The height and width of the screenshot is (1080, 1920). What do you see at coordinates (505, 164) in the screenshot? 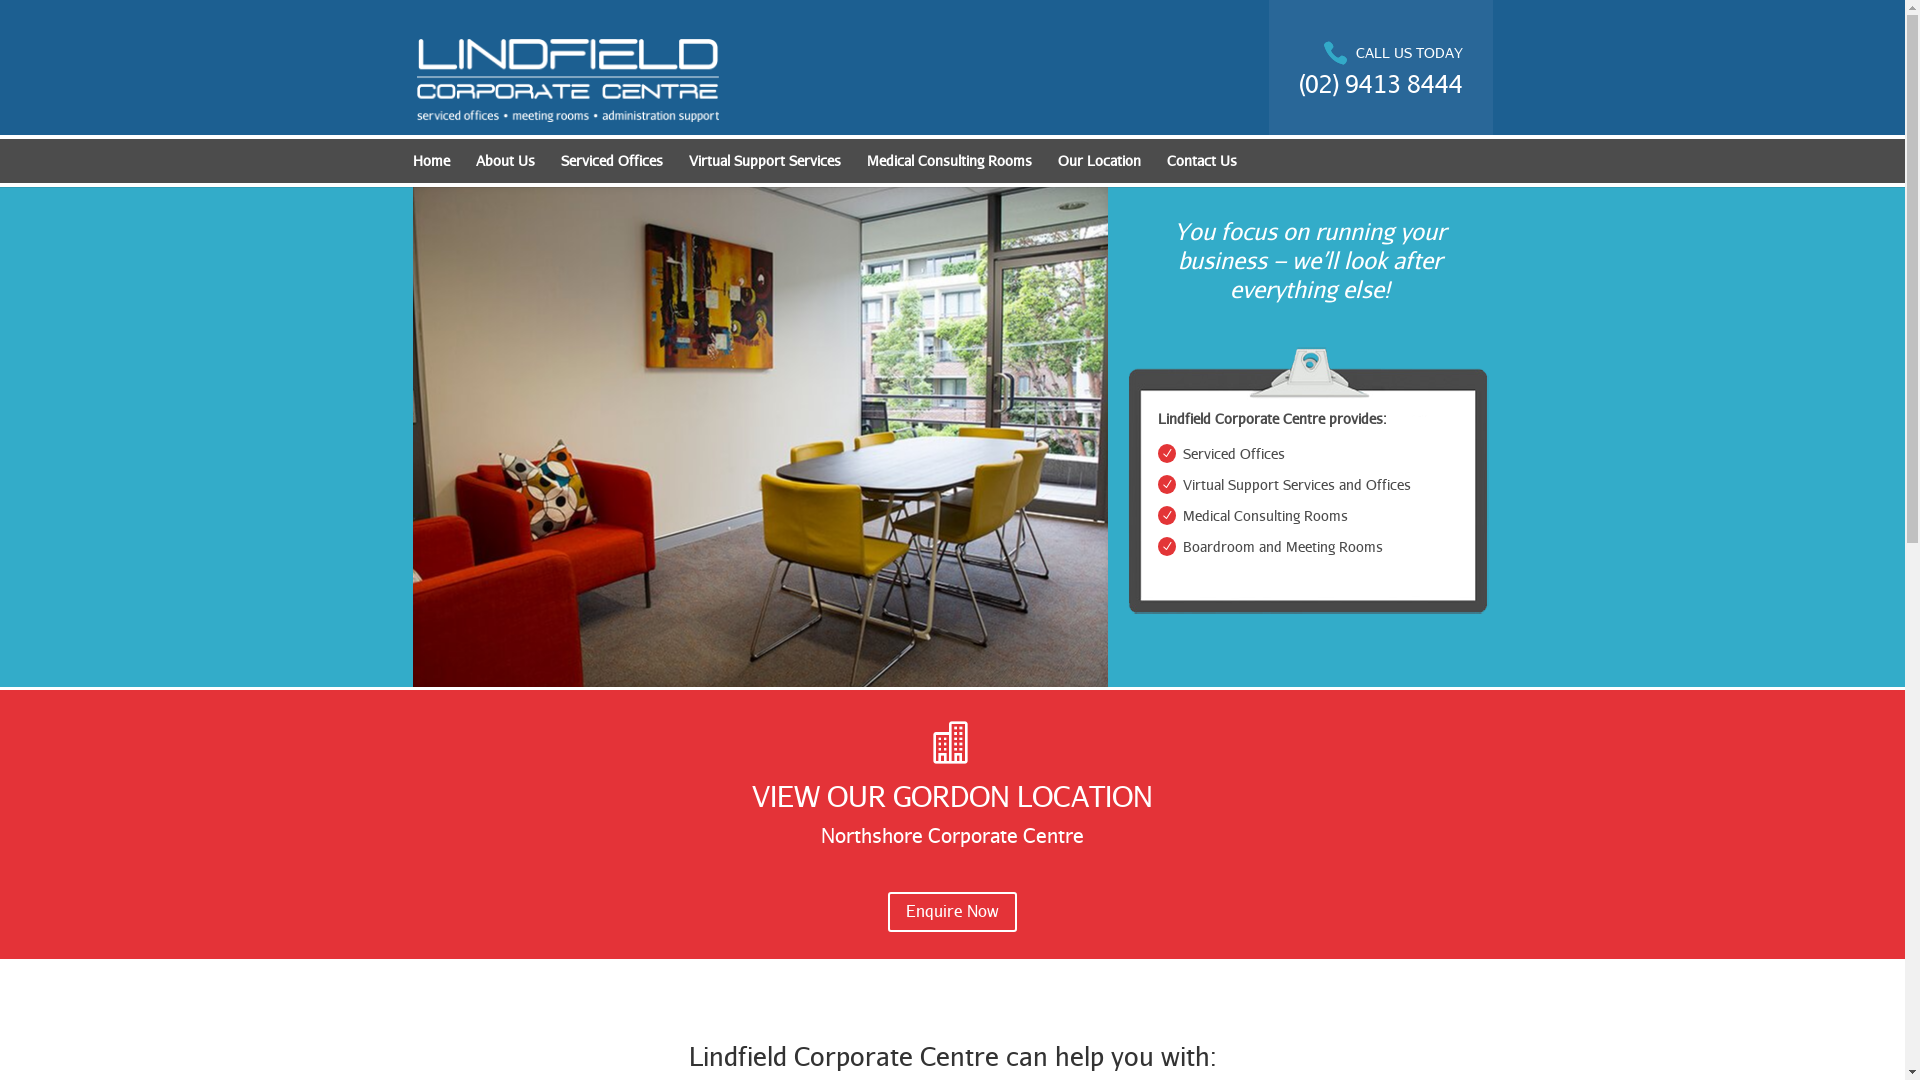
I see `'About Us'` at bounding box center [505, 164].